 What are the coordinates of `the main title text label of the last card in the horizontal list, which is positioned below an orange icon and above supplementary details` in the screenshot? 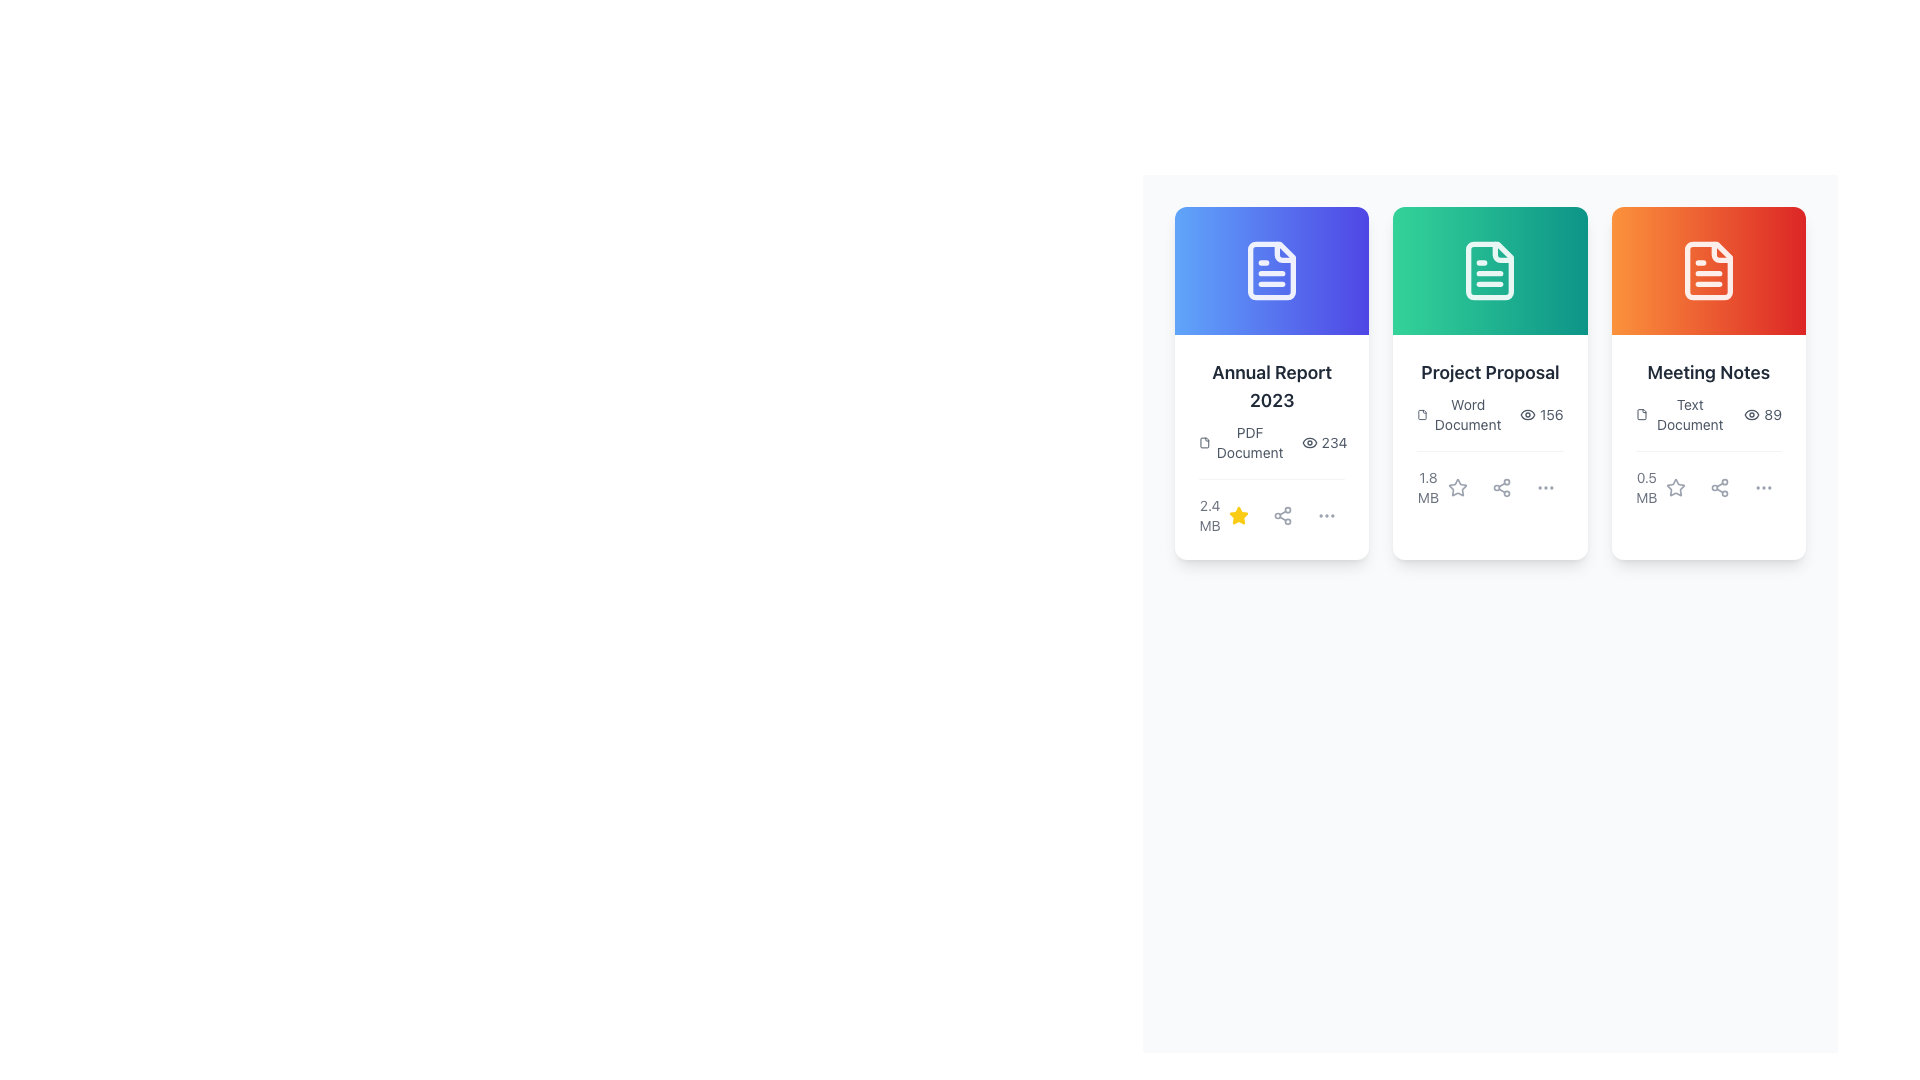 It's located at (1707, 373).